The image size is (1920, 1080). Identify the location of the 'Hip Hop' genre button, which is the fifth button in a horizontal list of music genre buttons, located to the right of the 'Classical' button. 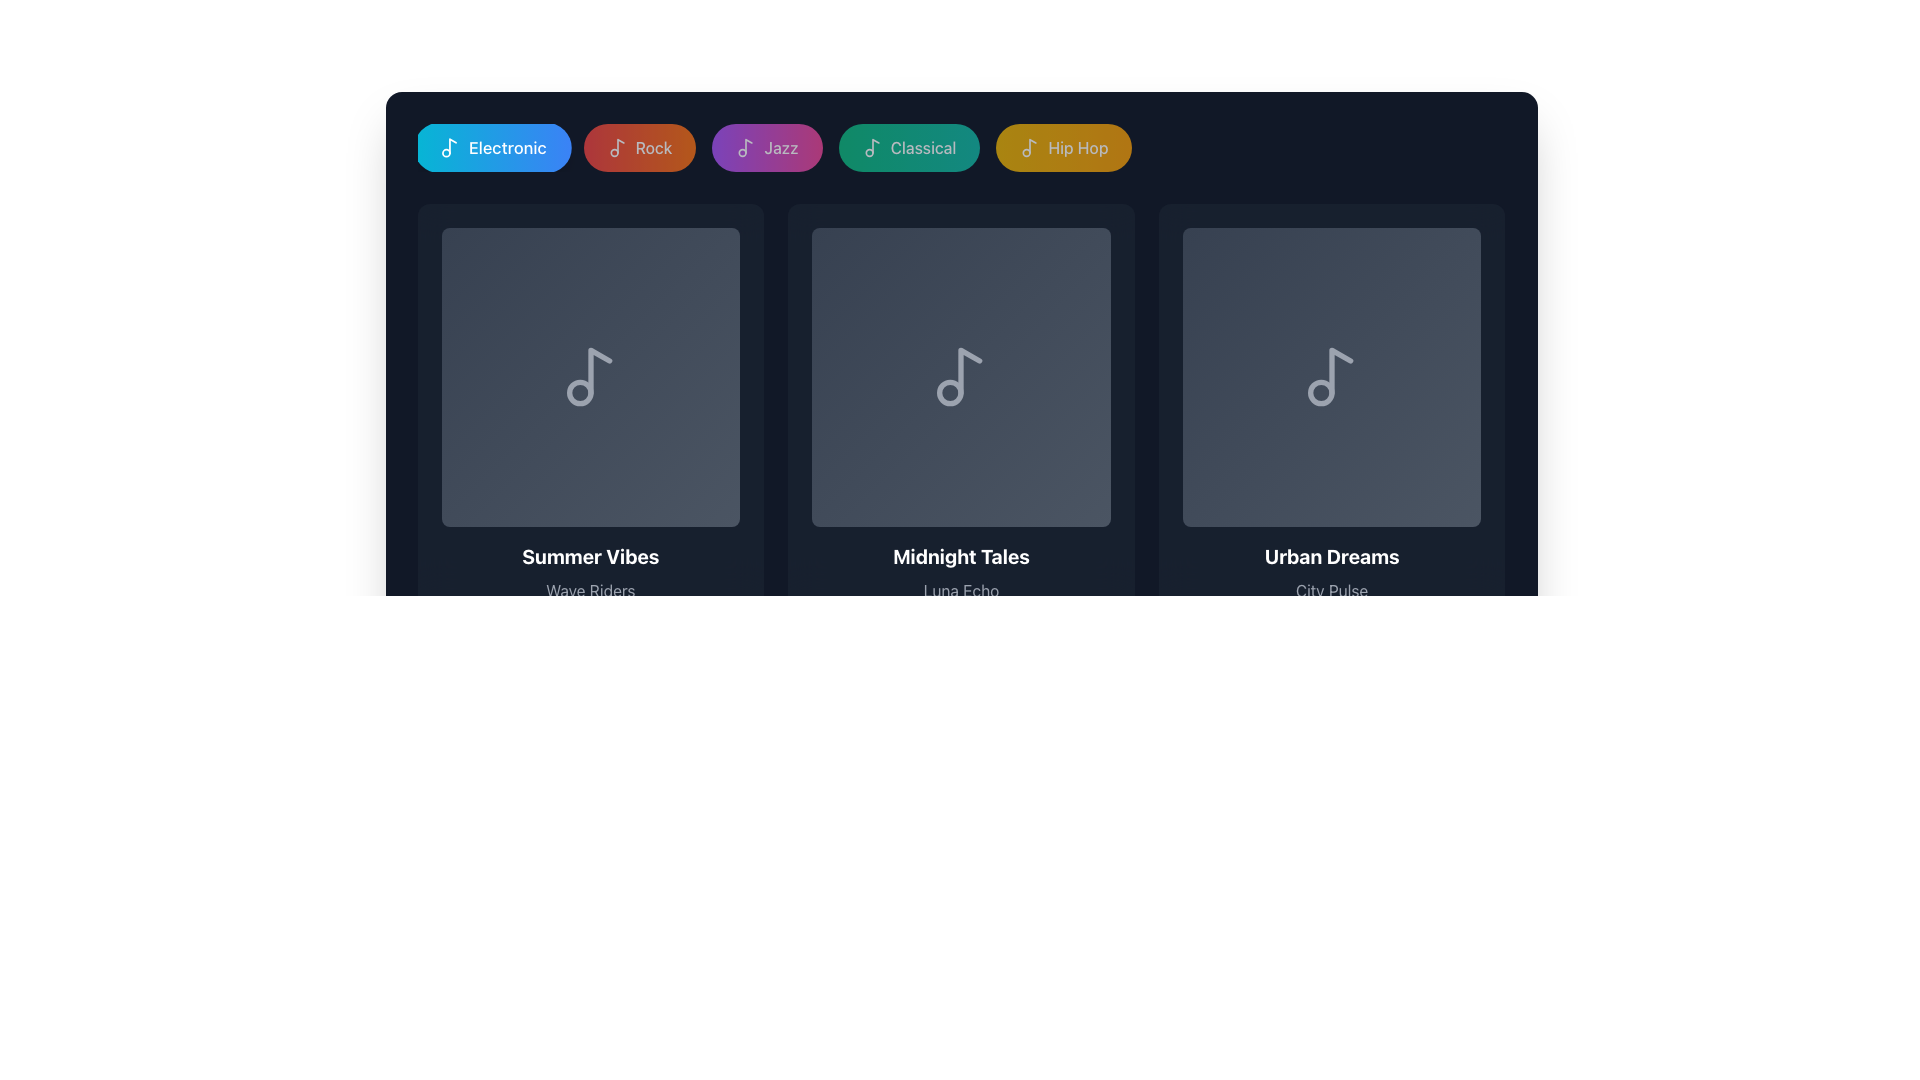
(1063, 146).